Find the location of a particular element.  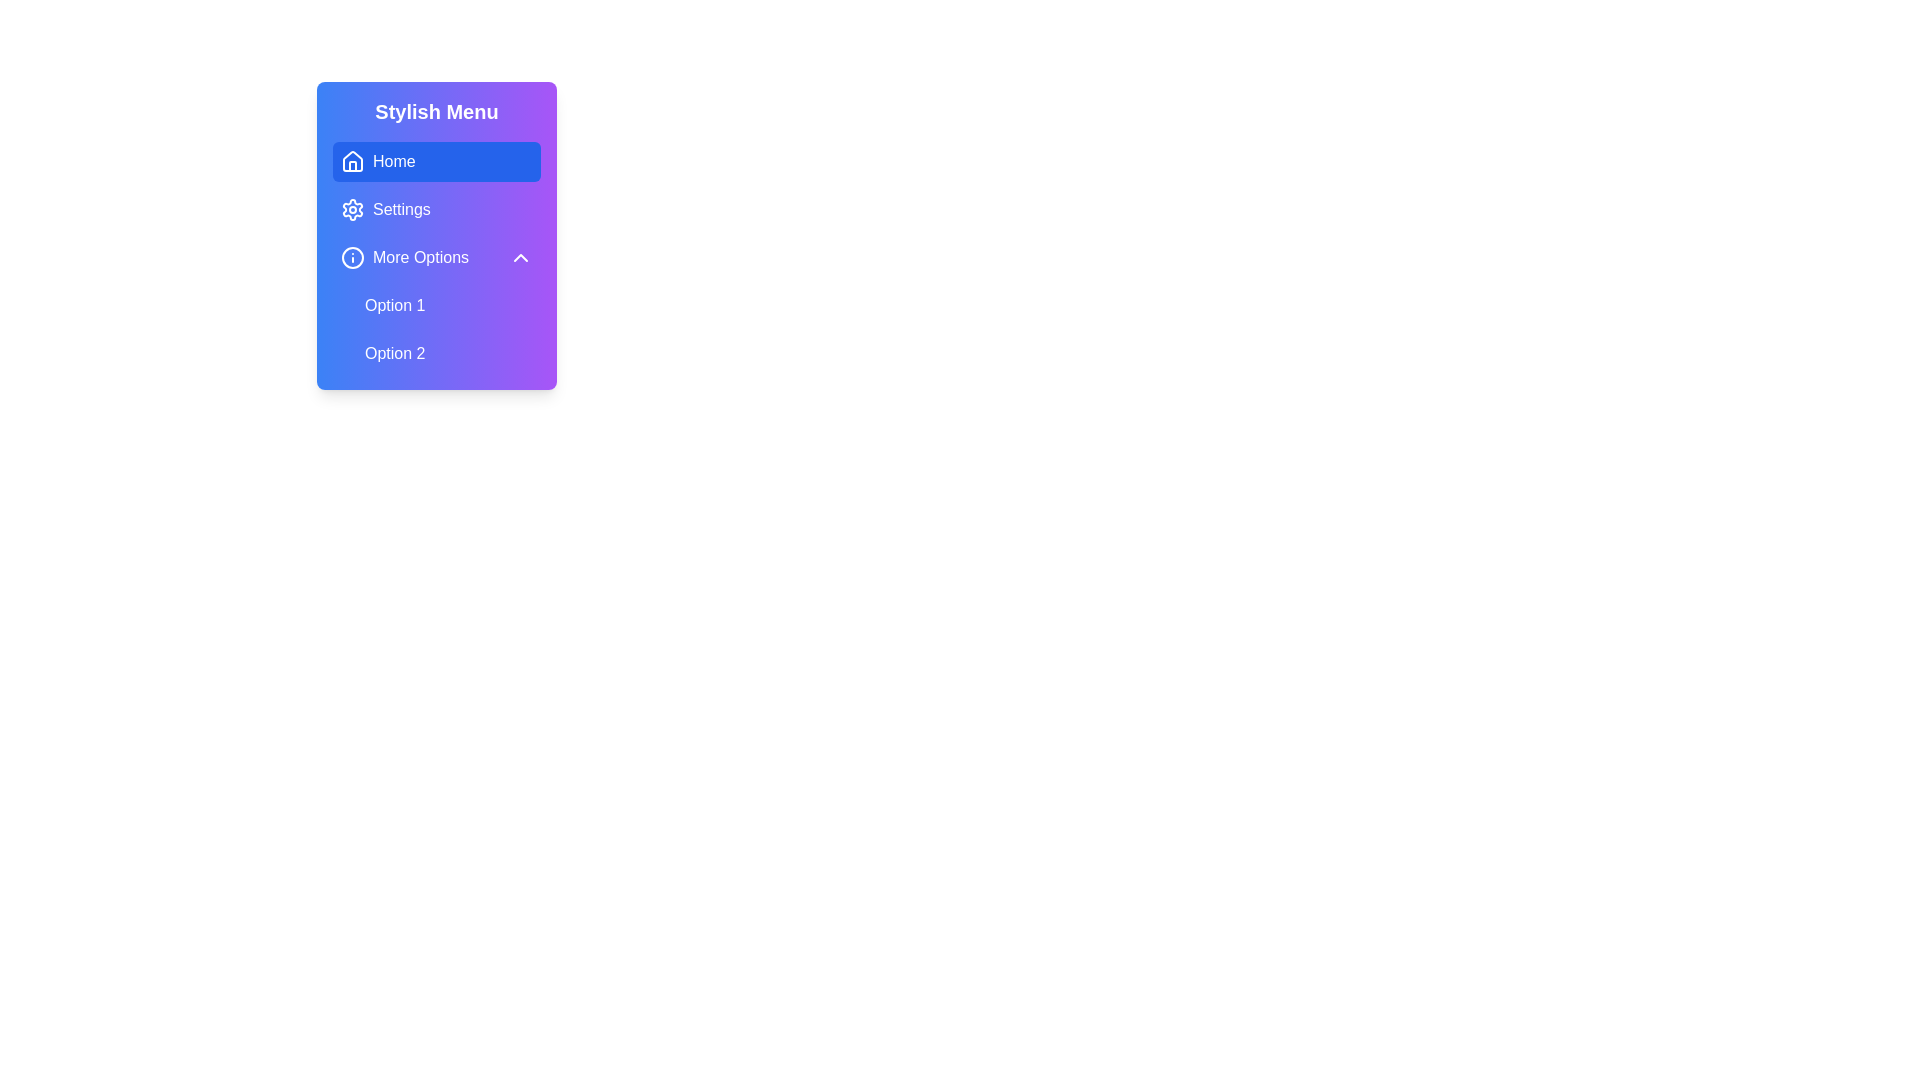

the 'Stylish Menu' Dropdown Menu option is located at coordinates (435, 234).